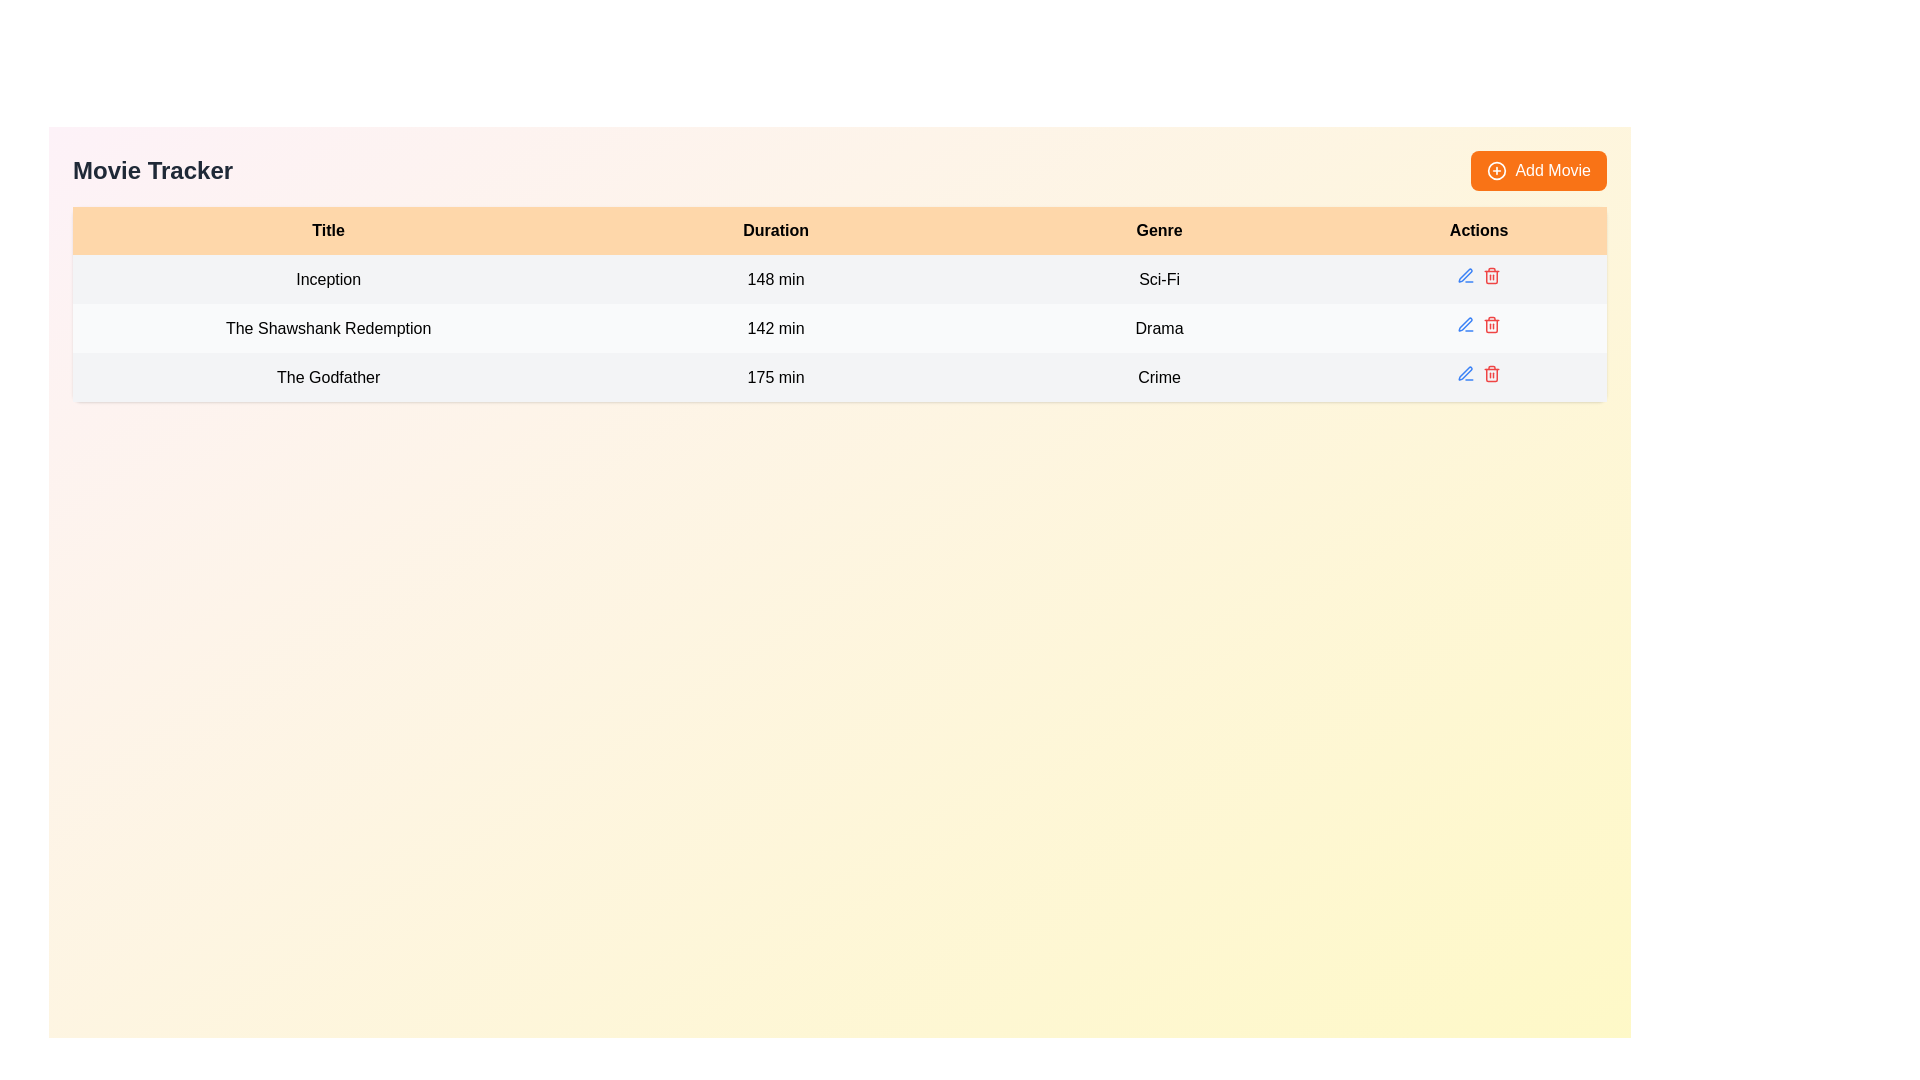 This screenshot has height=1080, width=1920. I want to click on the text label displaying '175 min' located in the third row under the 'Duration' column of the table, positioned between 'The Godfather' and 'Crime', so click(775, 377).